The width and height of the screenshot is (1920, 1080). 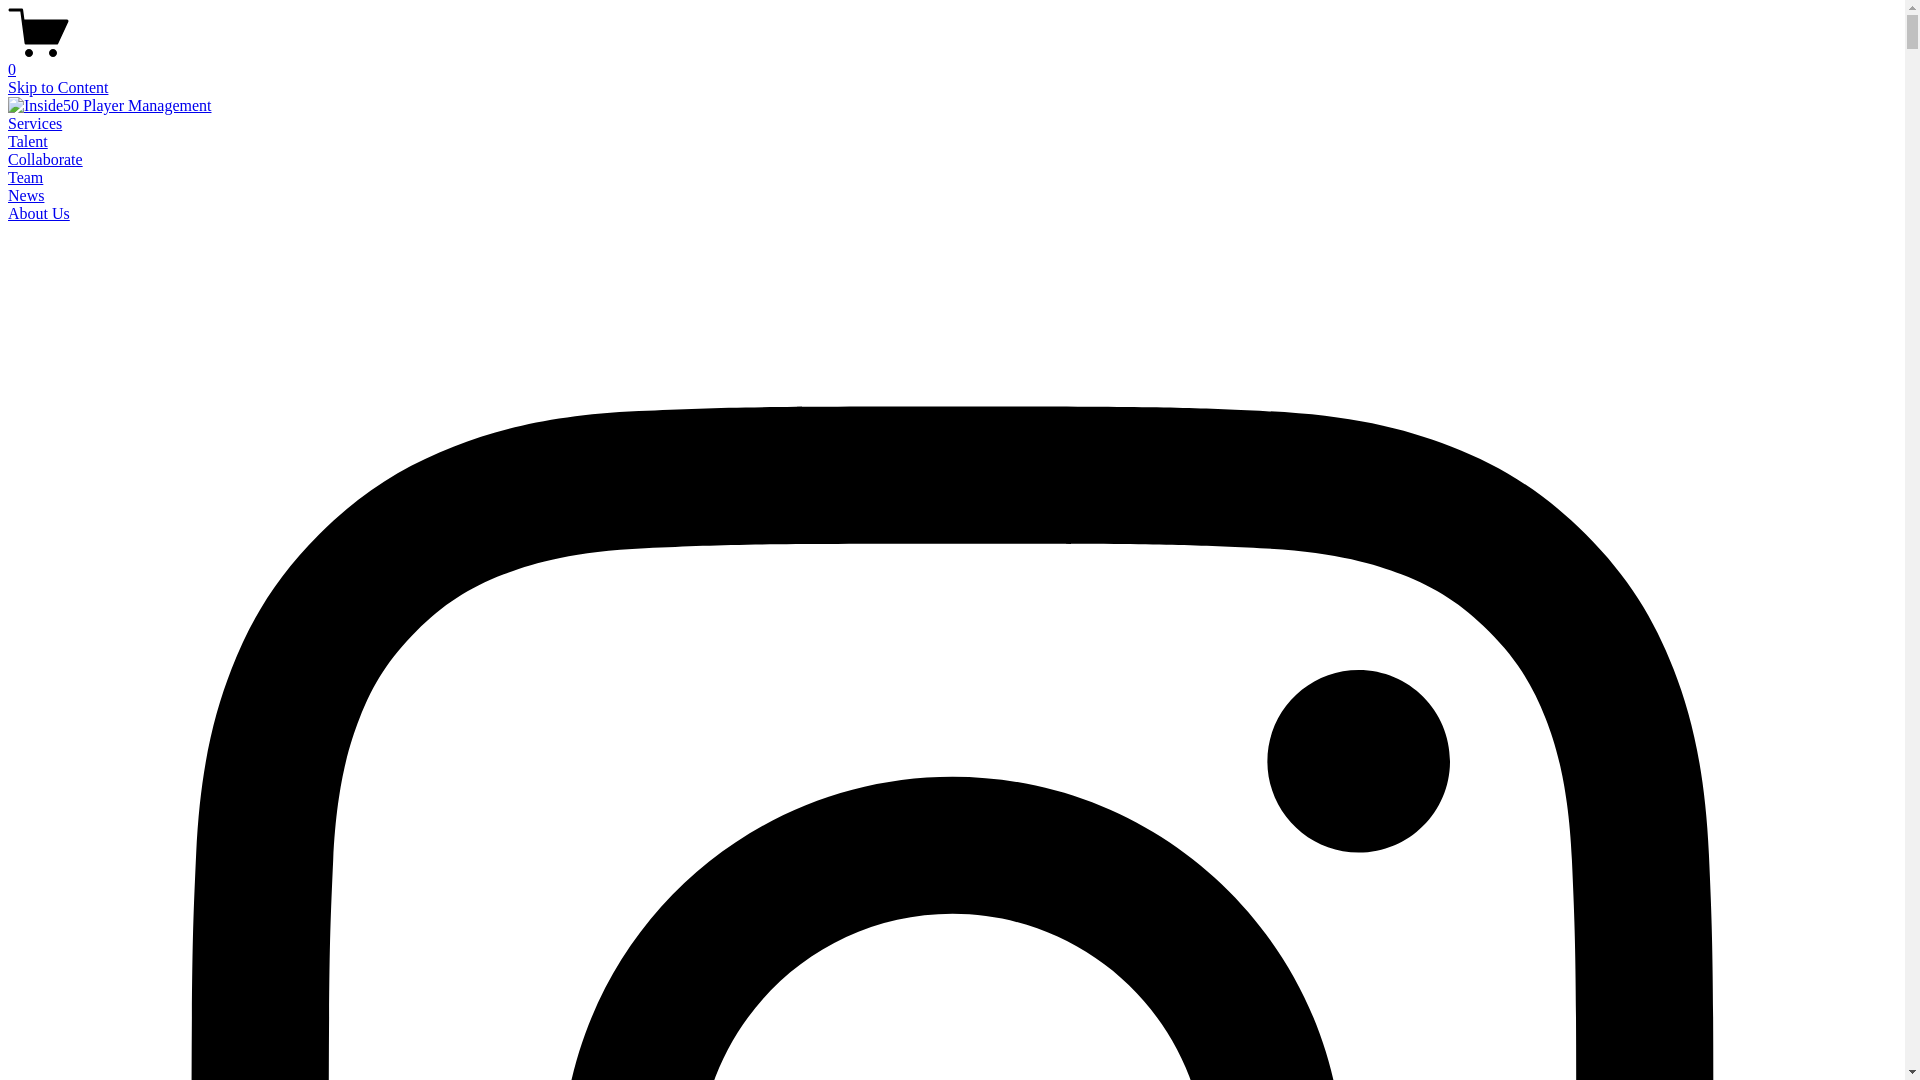 I want to click on 'Skip to Content', so click(x=57, y=86).